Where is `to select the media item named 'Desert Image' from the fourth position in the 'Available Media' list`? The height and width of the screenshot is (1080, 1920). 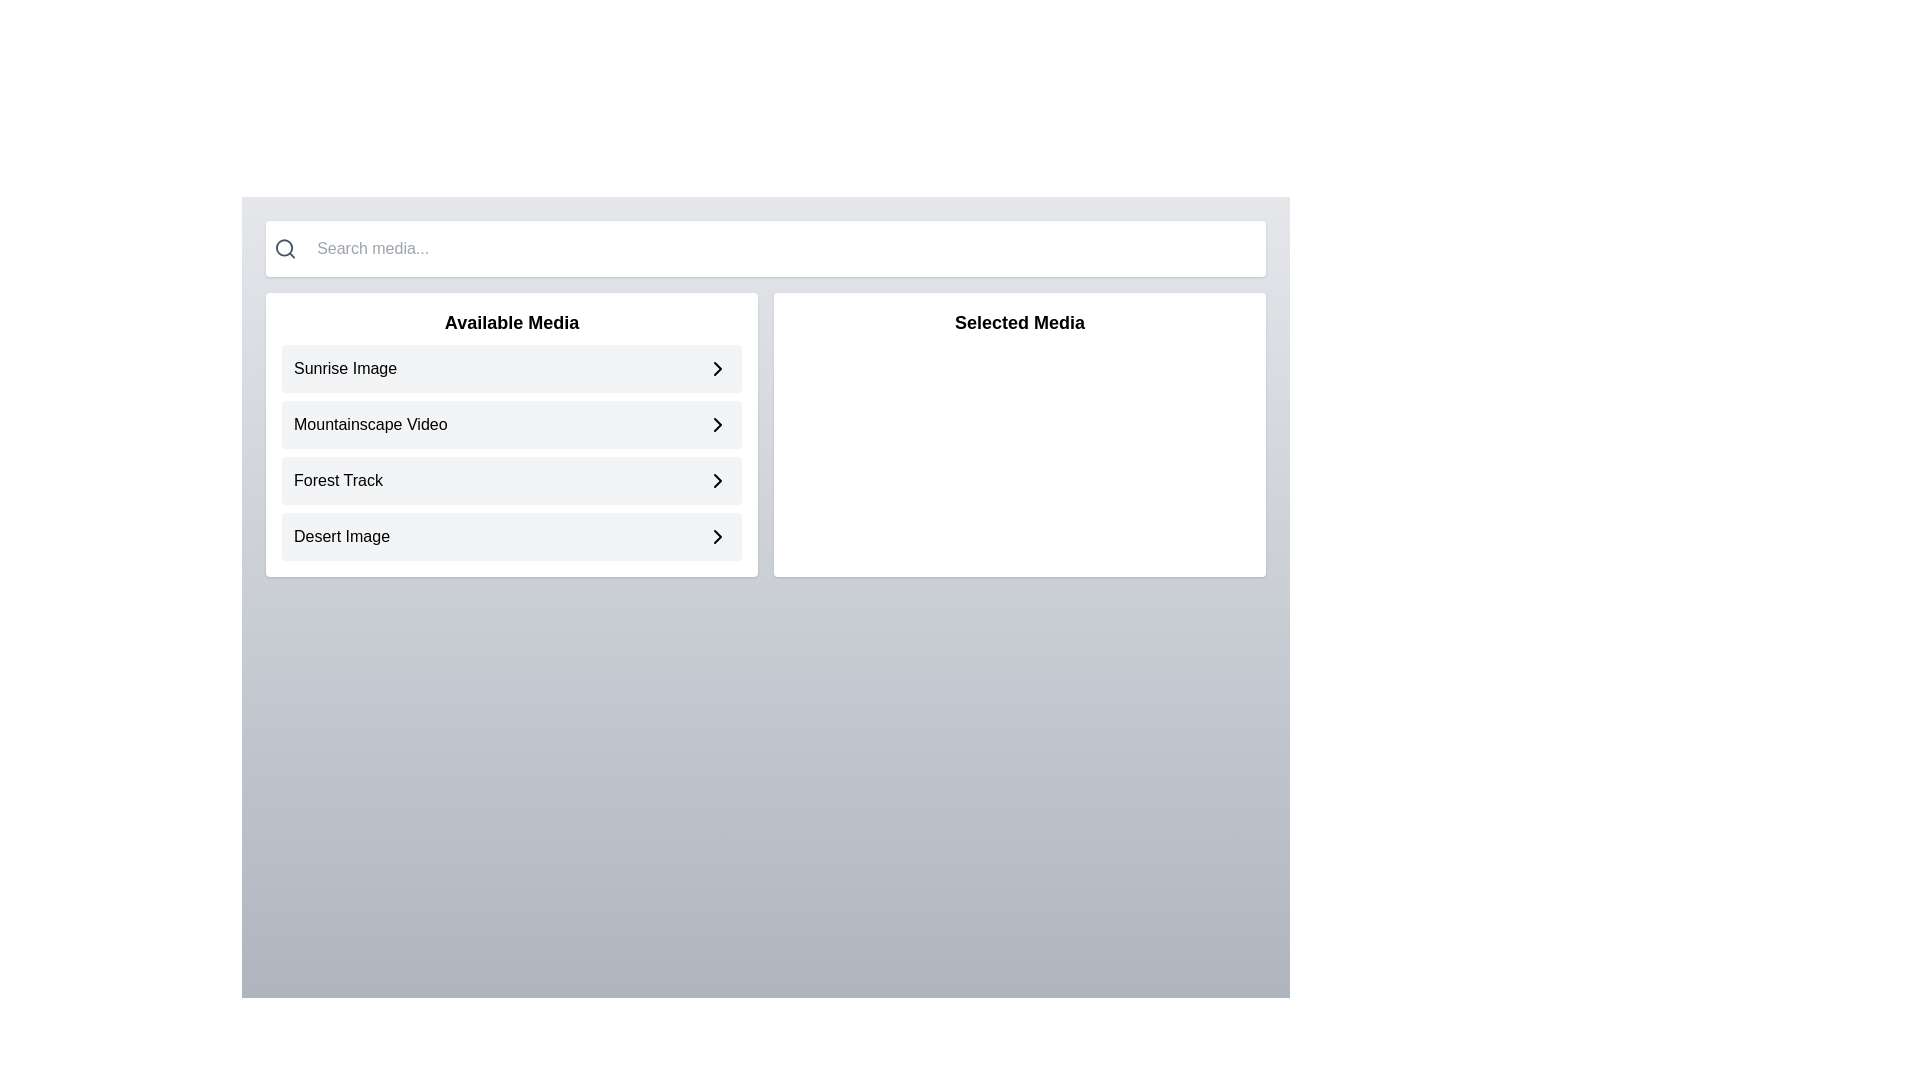
to select the media item named 'Desert Image' from the fourth position in the 'Available Media' list is located at coordinates (512, 535).